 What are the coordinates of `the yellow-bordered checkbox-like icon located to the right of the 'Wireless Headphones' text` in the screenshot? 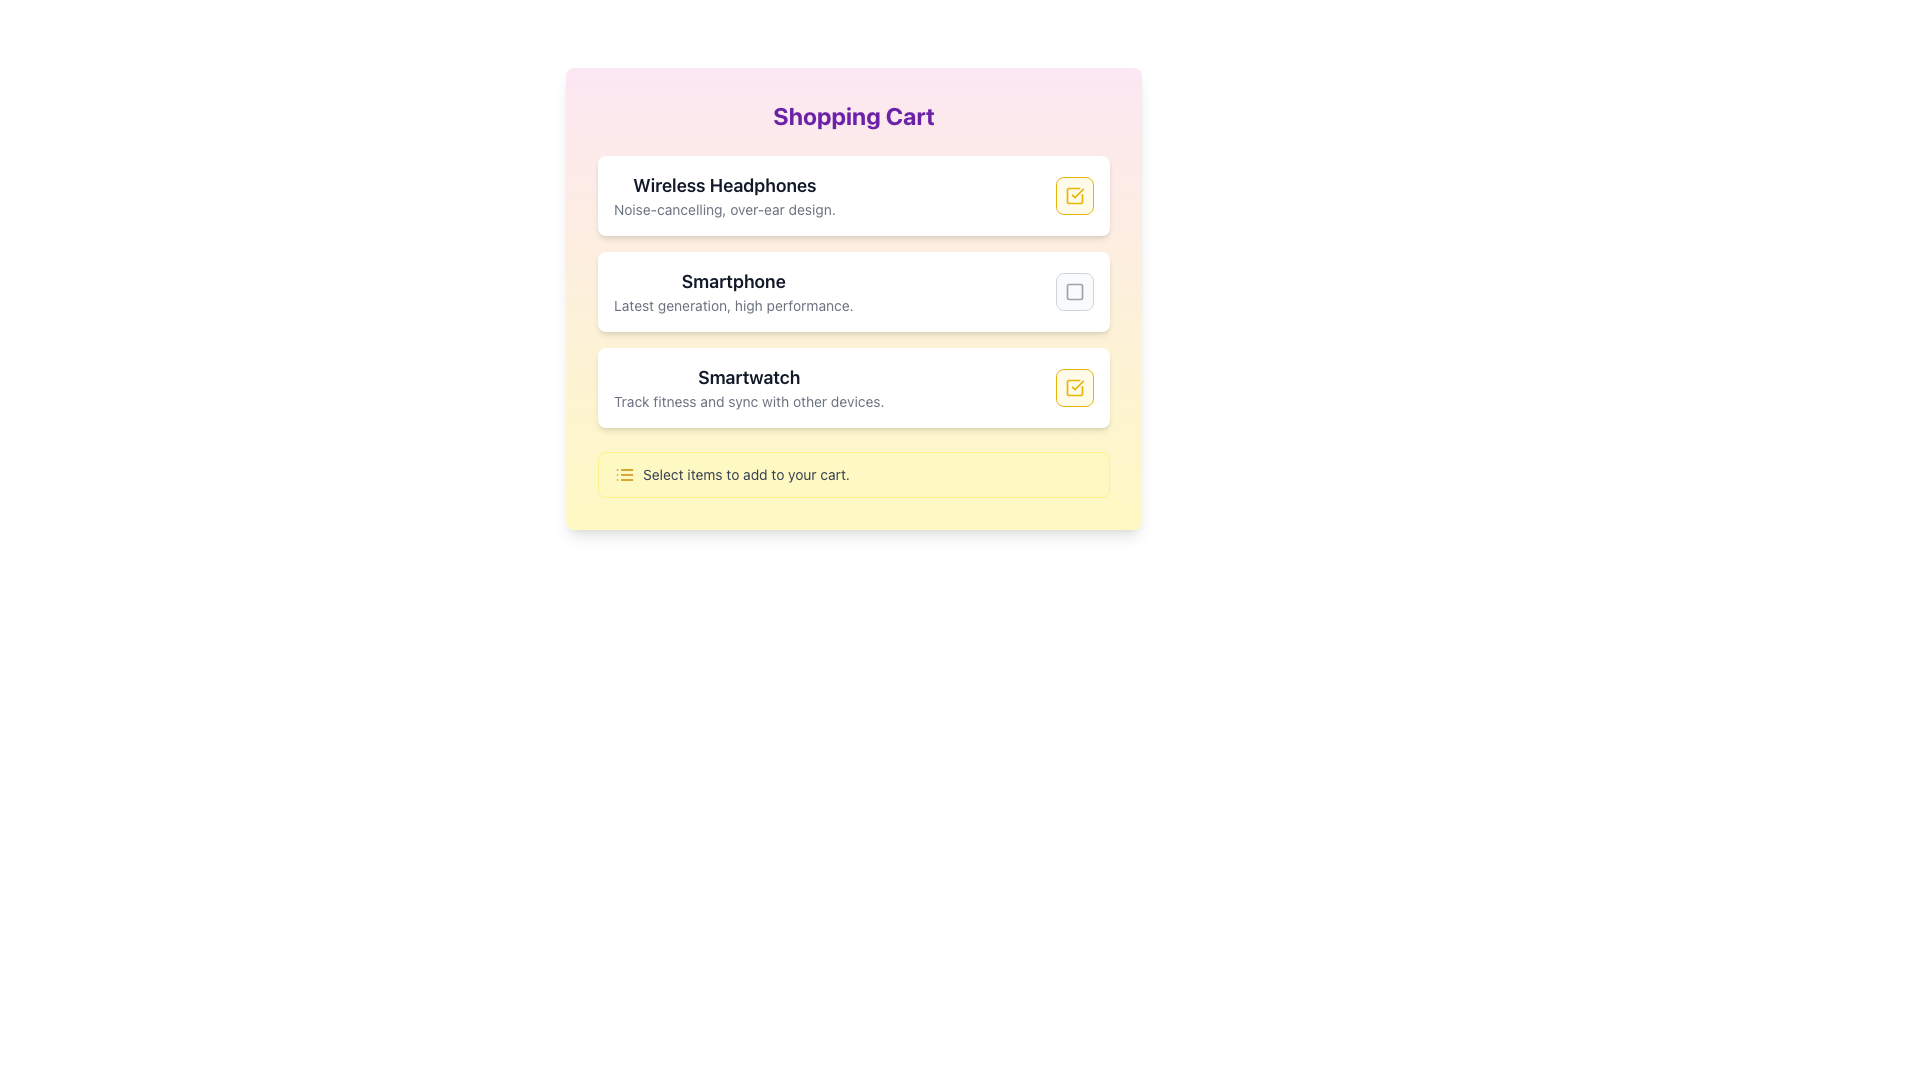 It's located at (1074, 196).